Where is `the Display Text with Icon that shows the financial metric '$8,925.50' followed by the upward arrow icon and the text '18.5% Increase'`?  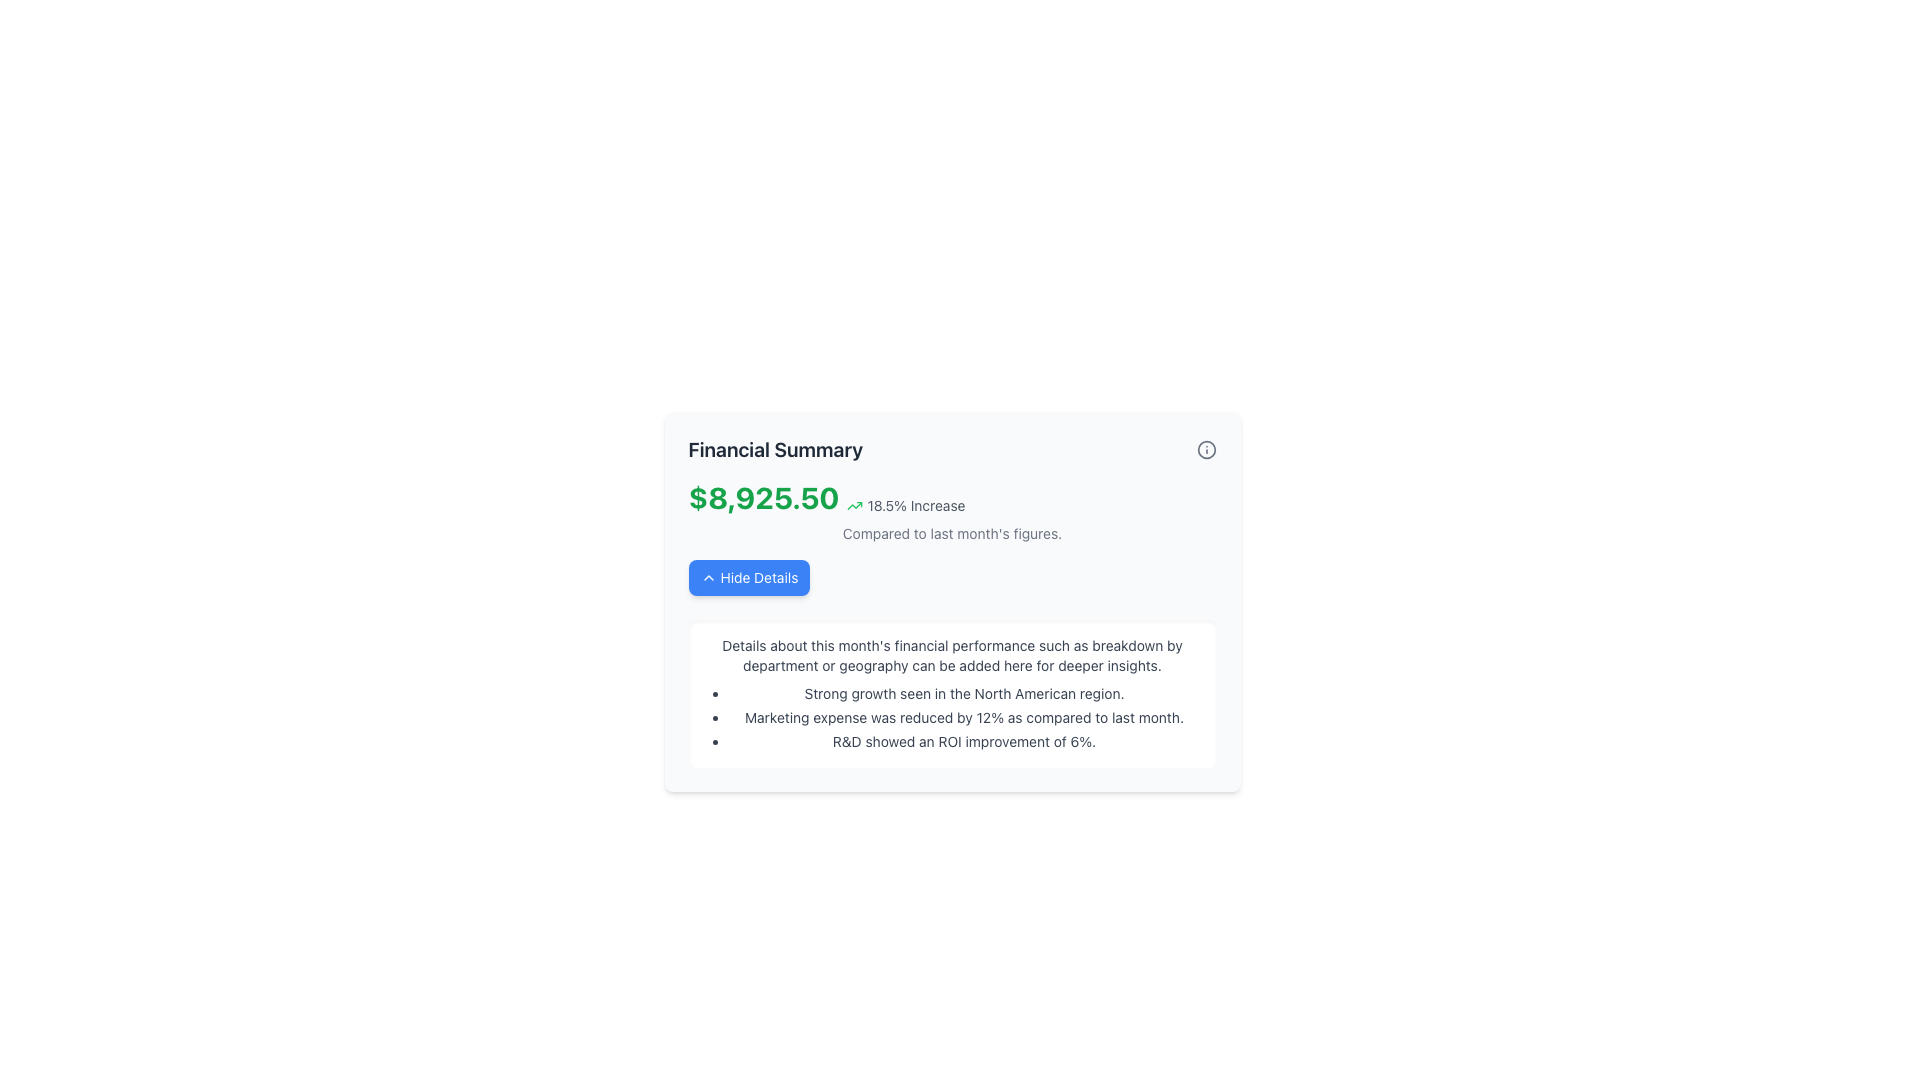 the Display Text with Icon that shows the financial metric '$8,925.50' followed by the upward arrow icon and the text '18.5% Increase' is located at coordinates (951, 496).